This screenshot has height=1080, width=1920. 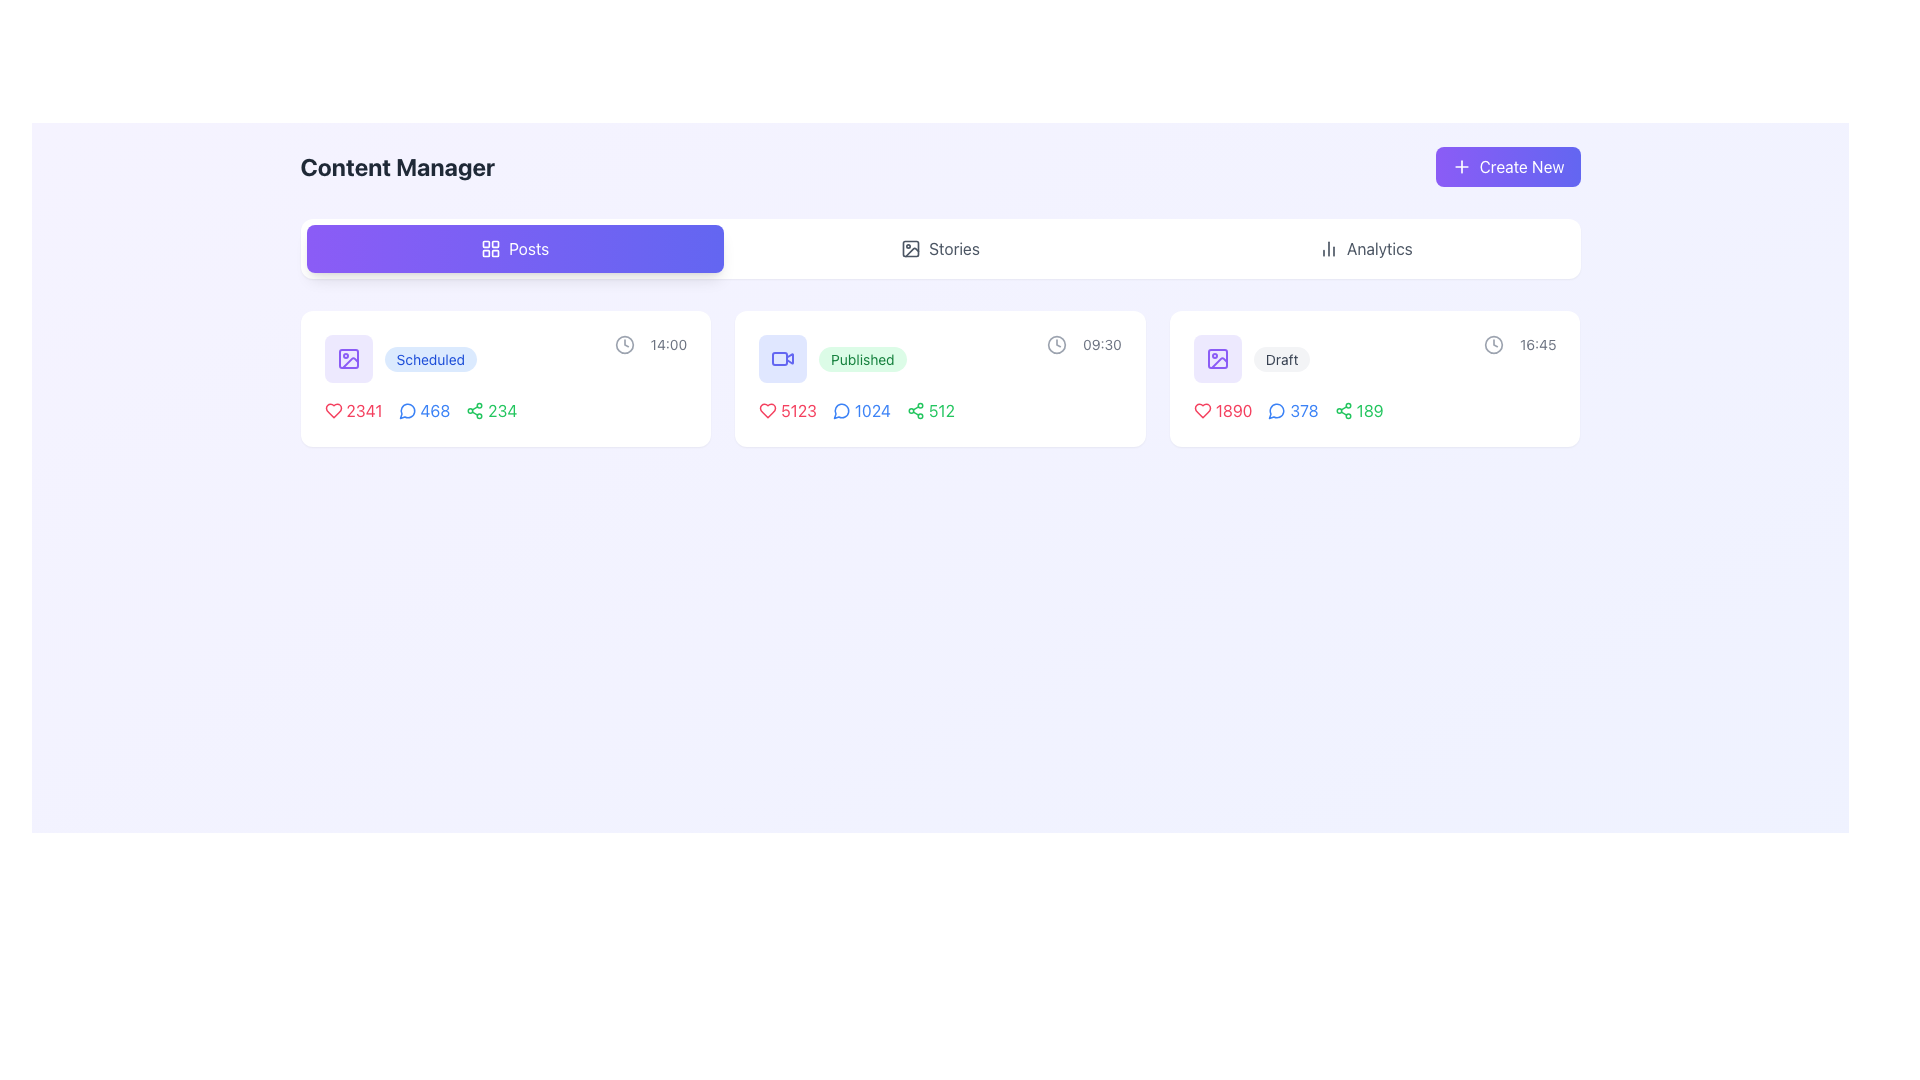 I want to click on the time icon visually representing '16:45' in the top-right area of the card layout, so click(x=1493, y=343).